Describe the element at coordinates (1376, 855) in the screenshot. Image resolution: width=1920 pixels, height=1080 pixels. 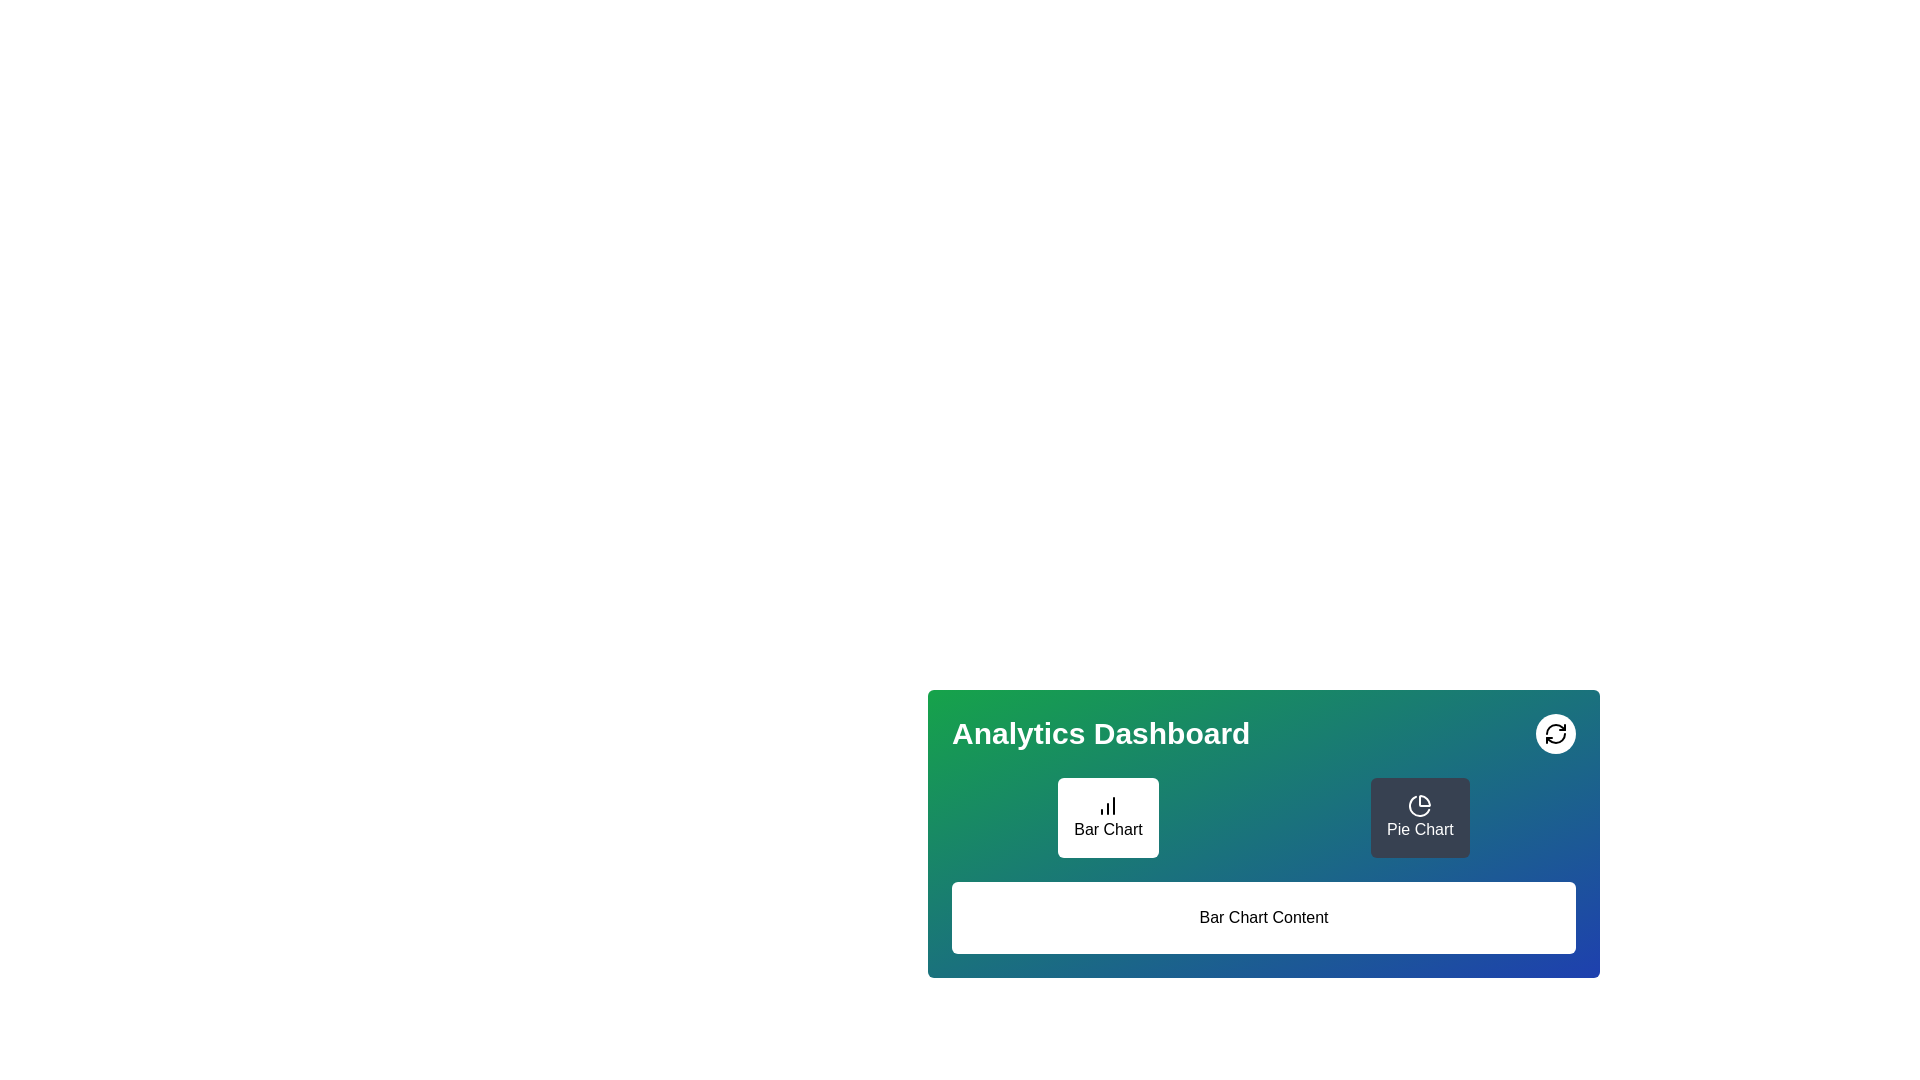
I see `the button that switches the view to pie chart analytics, located to the right of the 'Bar Chart' button in the 'Analytics Dashboard' section` at that location.